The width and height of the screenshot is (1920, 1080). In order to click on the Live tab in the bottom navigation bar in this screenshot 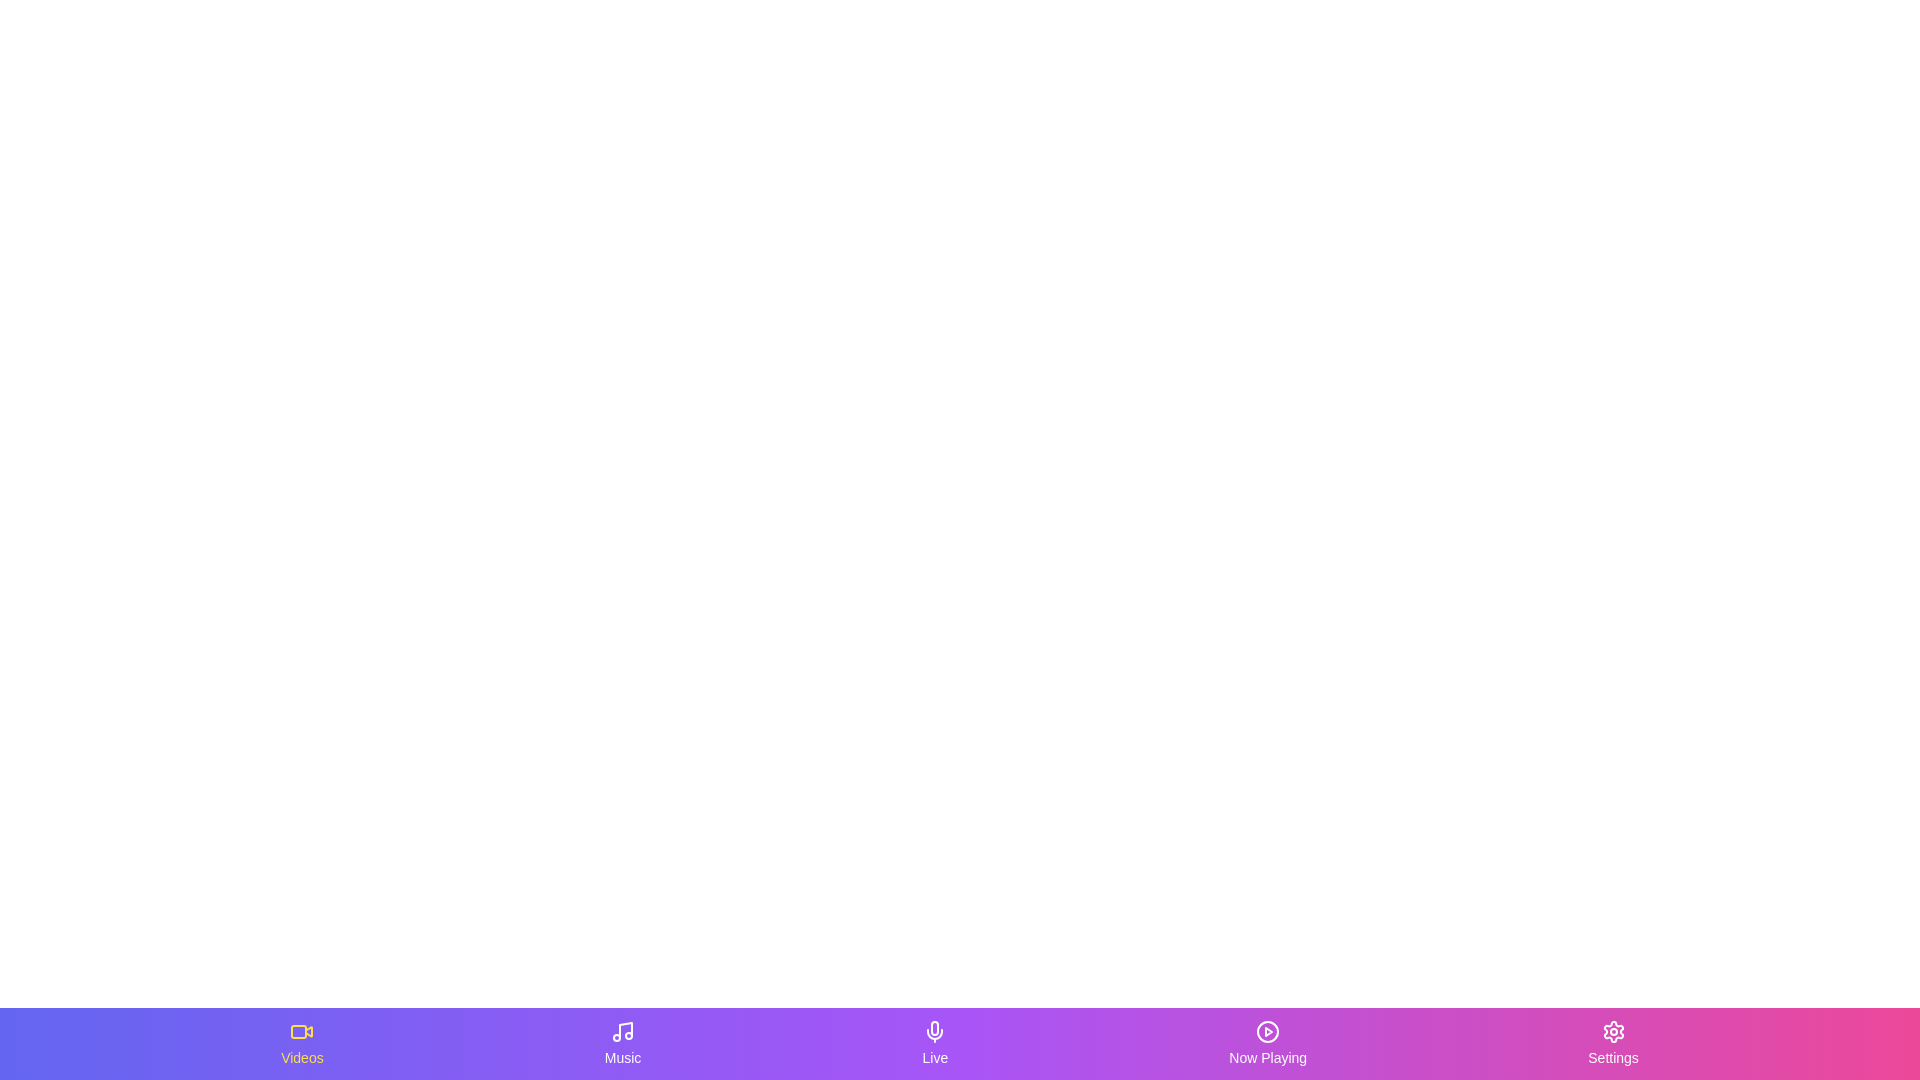, I will do `click(934, 1043)`.